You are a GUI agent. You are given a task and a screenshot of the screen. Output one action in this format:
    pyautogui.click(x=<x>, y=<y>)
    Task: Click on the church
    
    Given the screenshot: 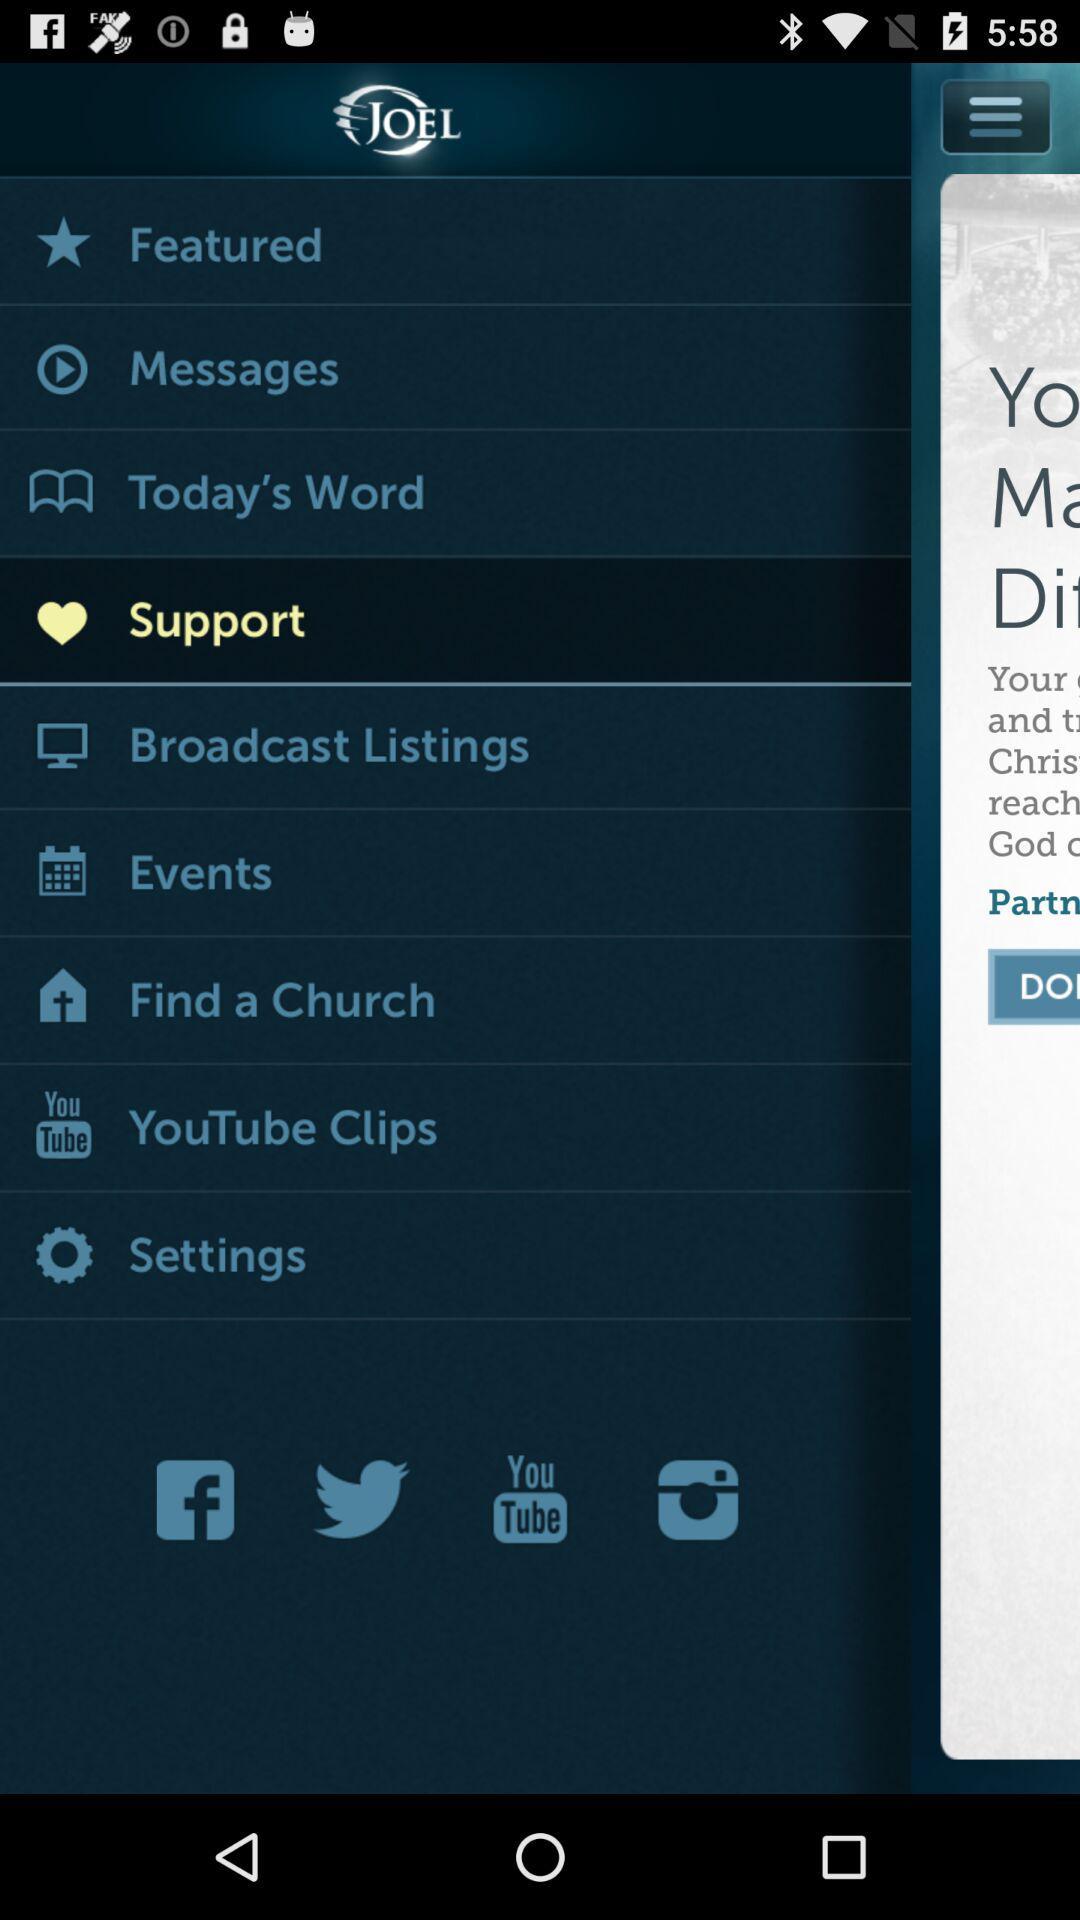 What is the action you would take?
    pyautogui.click(x=455, y=1002)
    